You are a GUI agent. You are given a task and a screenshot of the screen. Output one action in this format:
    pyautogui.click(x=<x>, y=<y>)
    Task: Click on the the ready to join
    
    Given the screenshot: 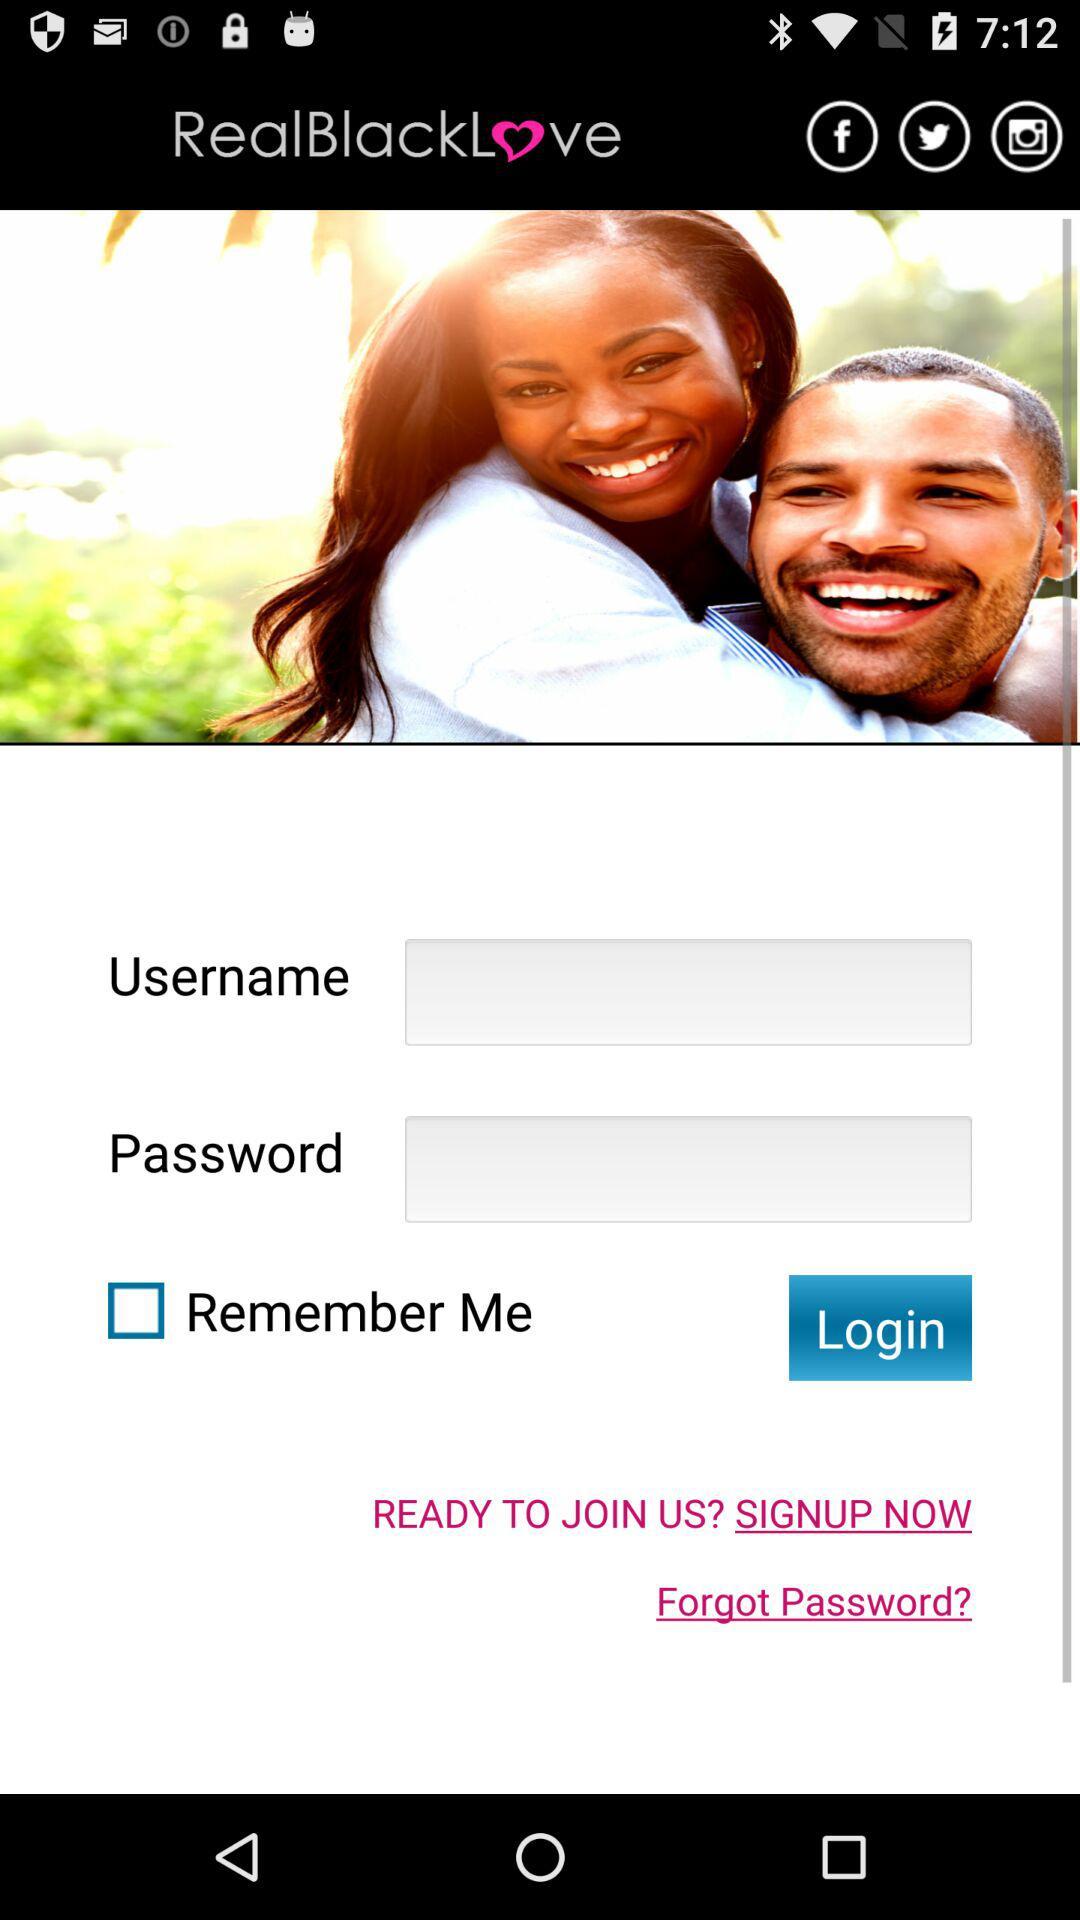 What is the action you would take?
    pyautogui.click(x=671, y=1512)
    